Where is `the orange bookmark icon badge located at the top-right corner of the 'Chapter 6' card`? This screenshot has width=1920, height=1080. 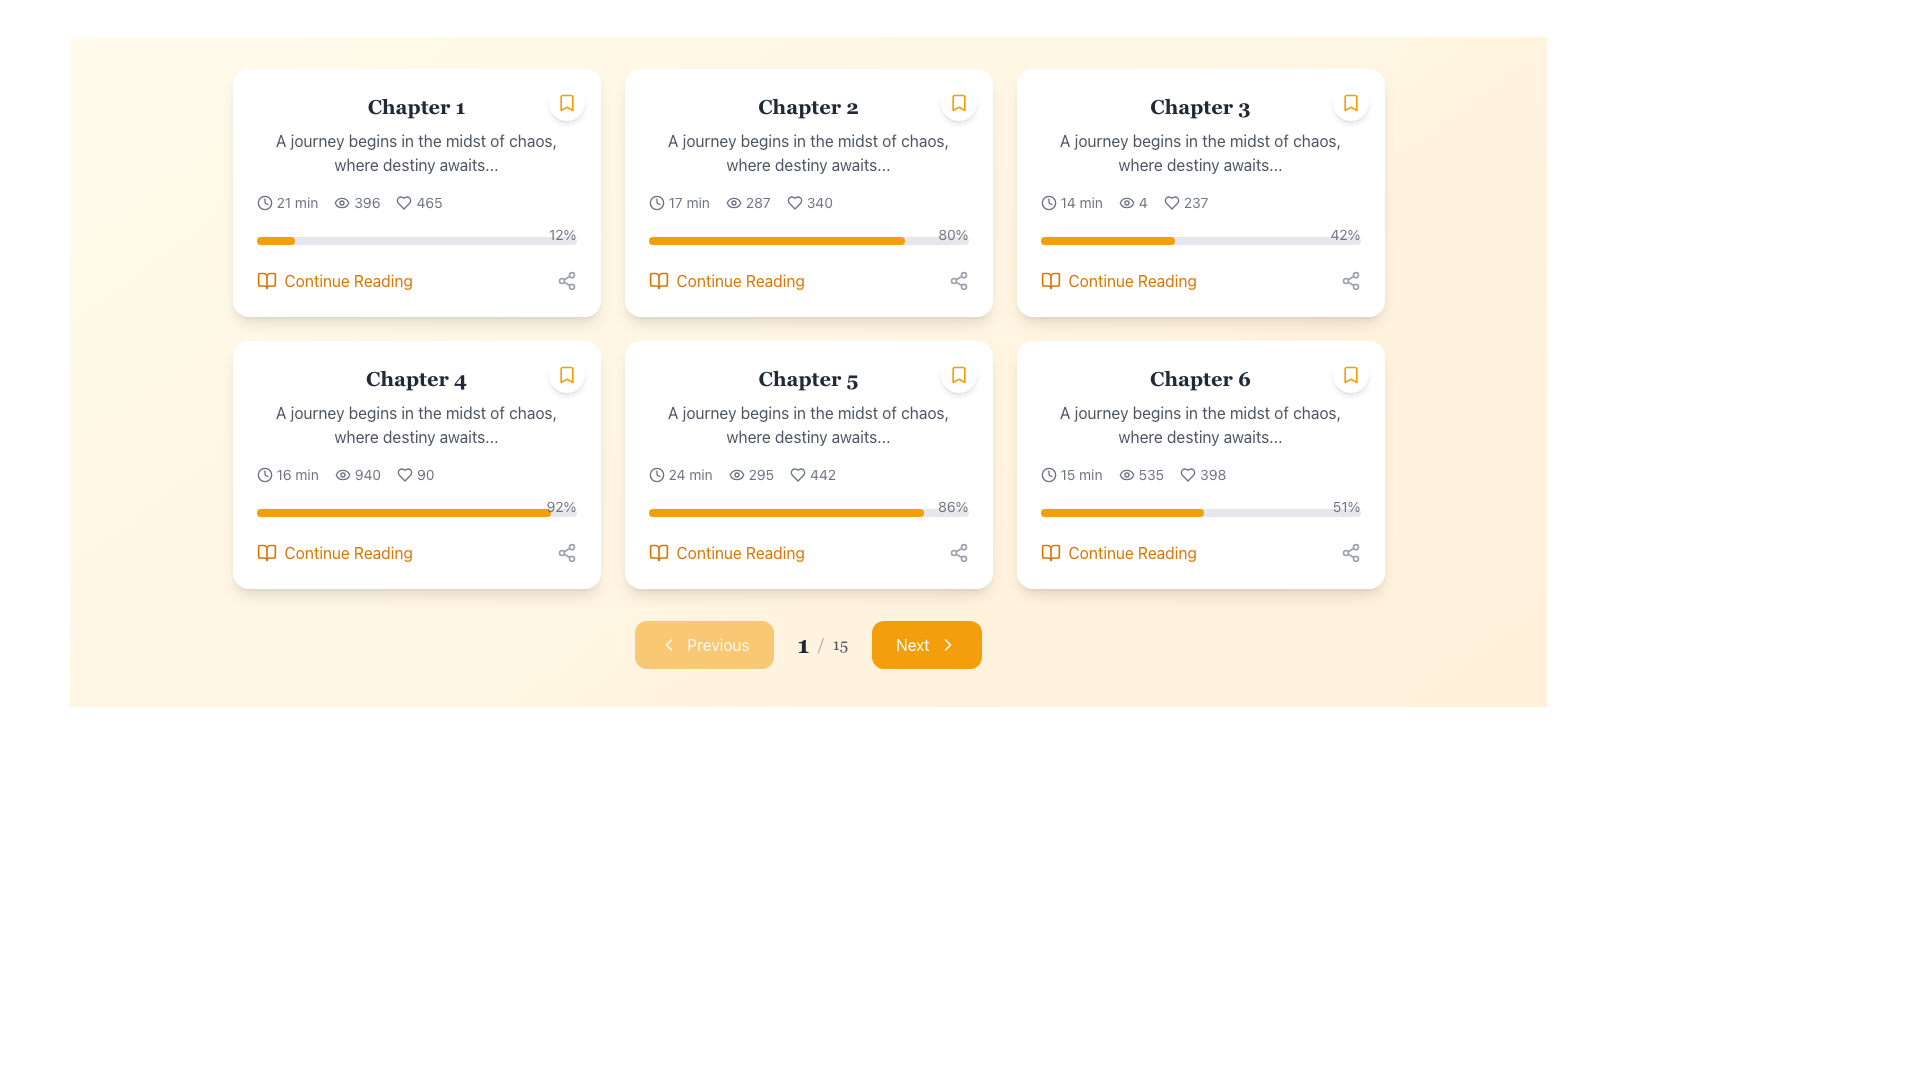
the orange bookmark icon badge located at the top-right corner of the 'Chapter 6' card is located at coordinates (1350, 374).